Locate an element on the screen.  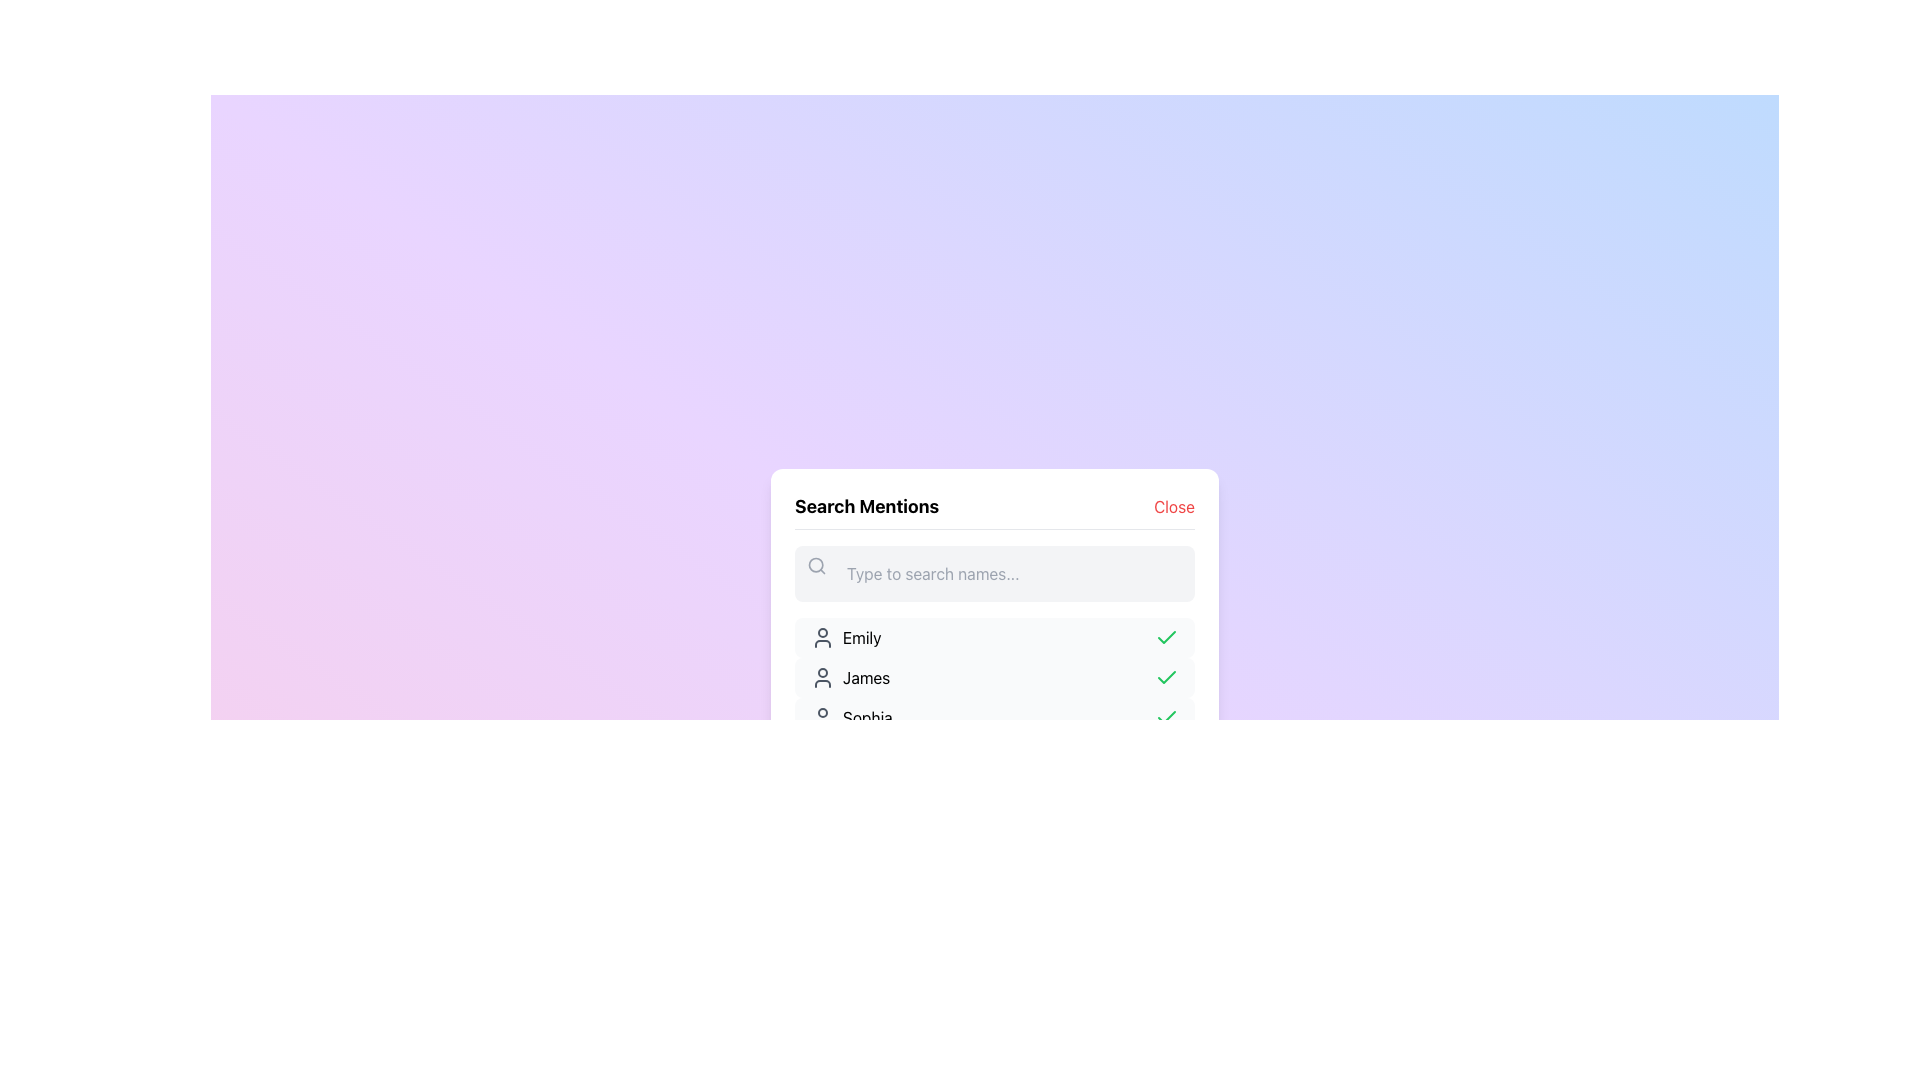
the green checkmark icon next to the list item labeled 'James' is located at coordinates (1166, 676).